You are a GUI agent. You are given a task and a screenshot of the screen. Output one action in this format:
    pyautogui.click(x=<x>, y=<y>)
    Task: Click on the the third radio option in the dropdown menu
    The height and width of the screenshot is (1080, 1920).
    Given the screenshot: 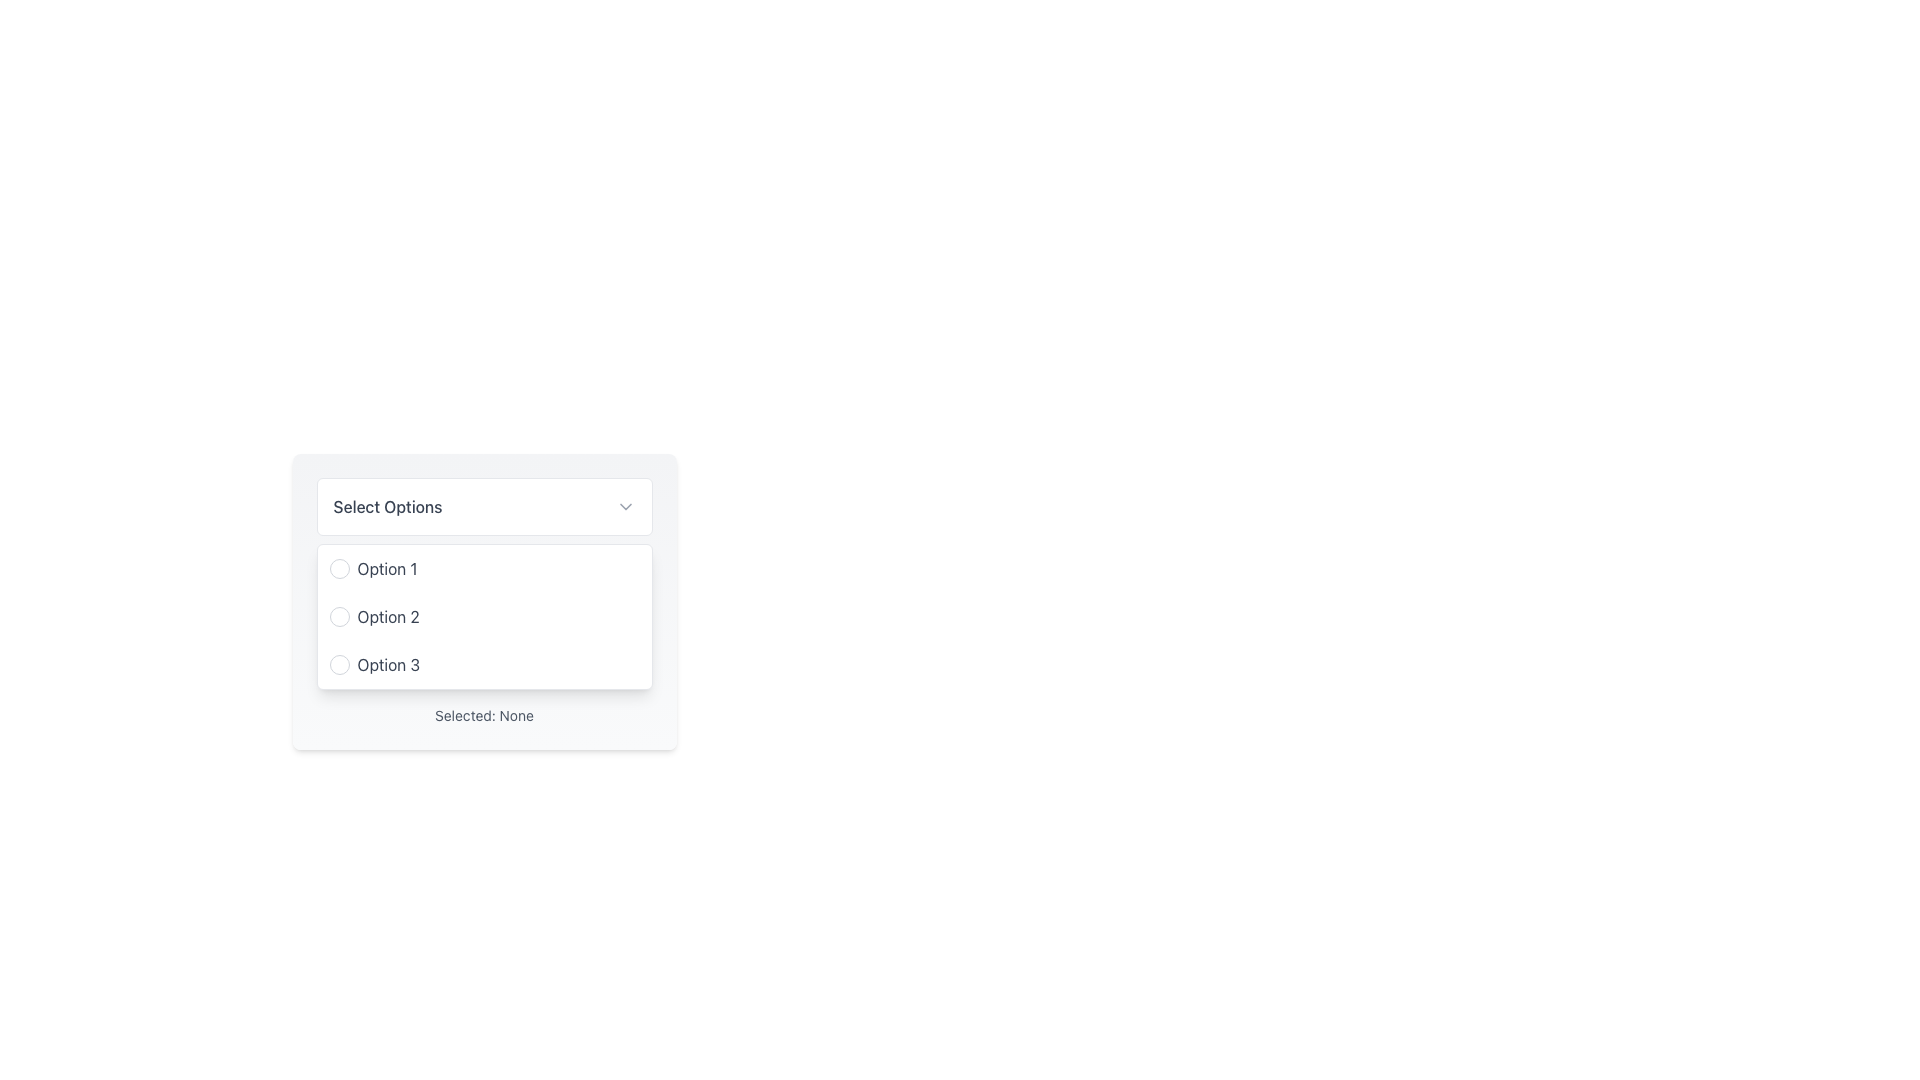 What is the action you would take?
    pyautogui.click(x=484, y=664)
    